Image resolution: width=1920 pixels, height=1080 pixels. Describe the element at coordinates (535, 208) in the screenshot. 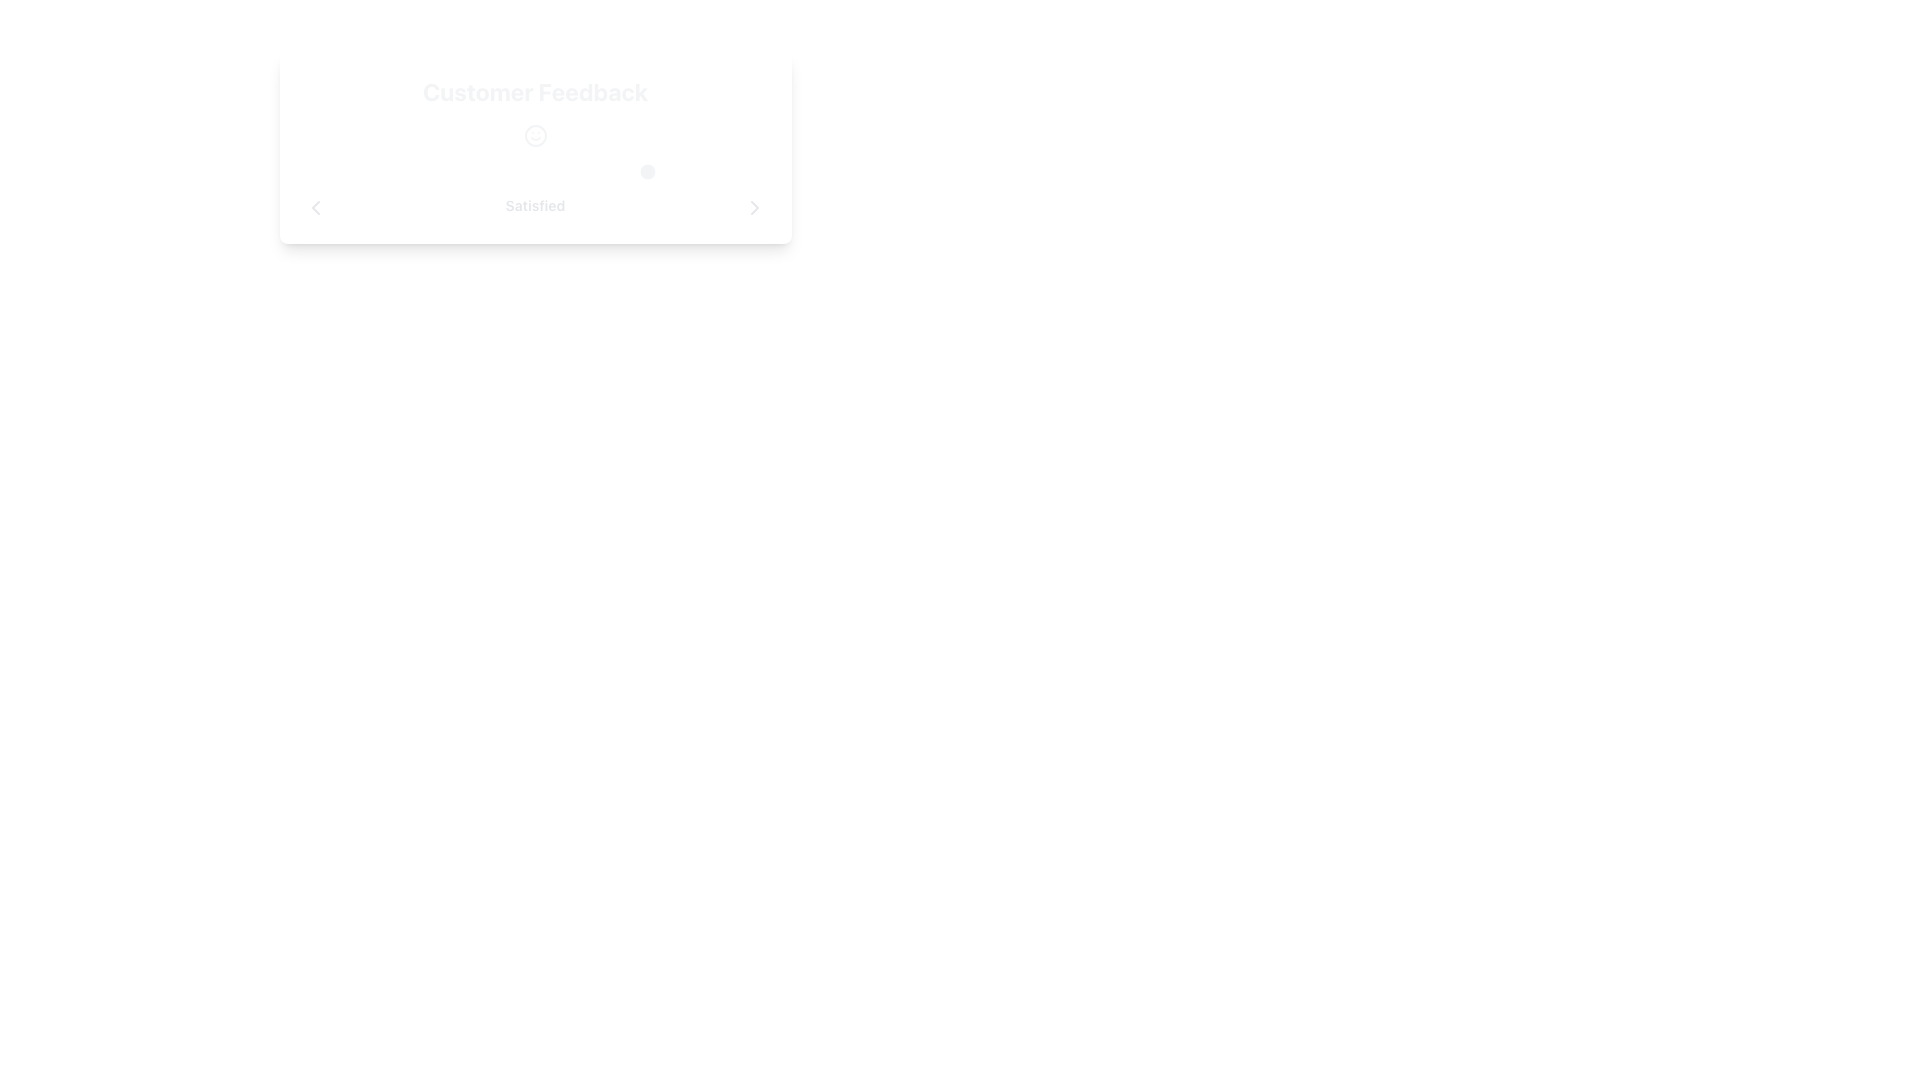

I see `the left or right arrows on the navigation bar labeled 'Satisfied' to interact with the navigation controls` at that location.